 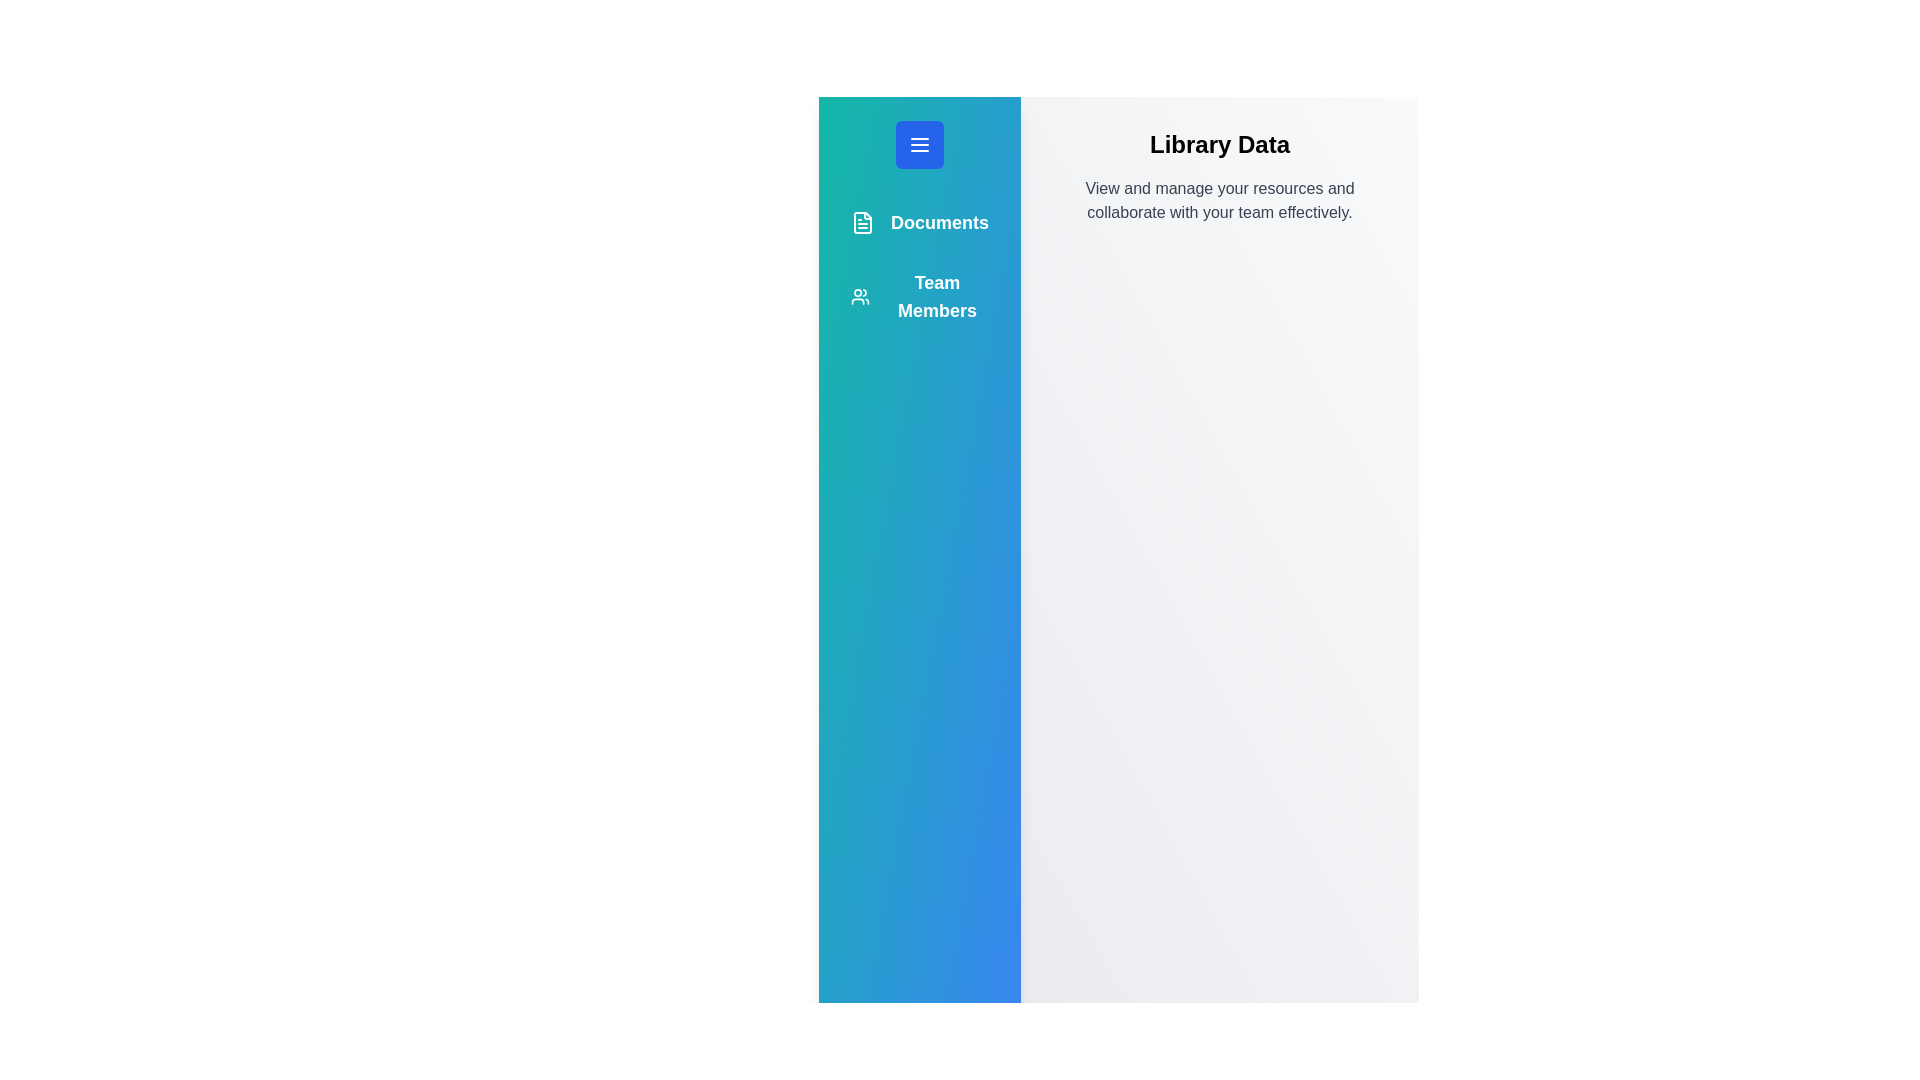 What do you see at coordinates (863, 223) in the screenshot?
I see `the icon for Documents to inspect it visually` at bounding box center [863, 223].